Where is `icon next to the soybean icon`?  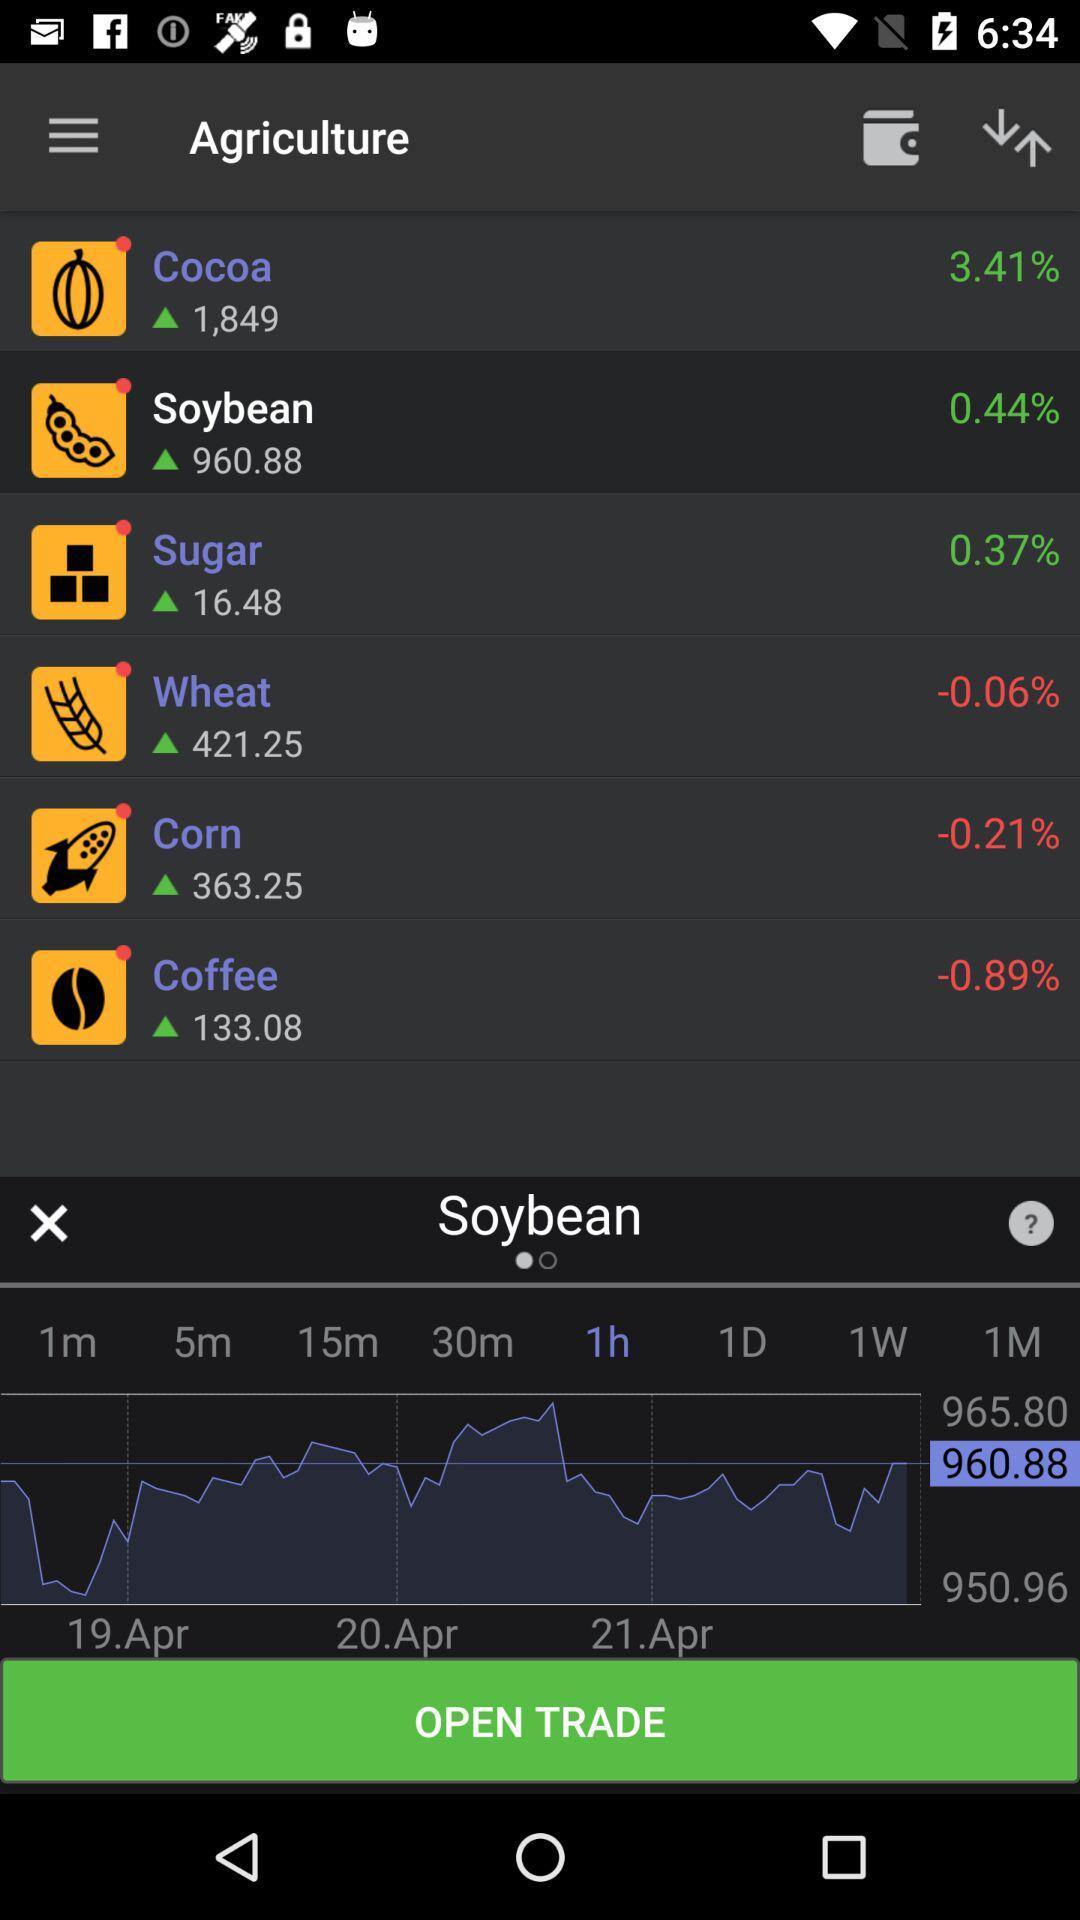 icon next to the soybean icon is located at coordinates (1031, 1222).